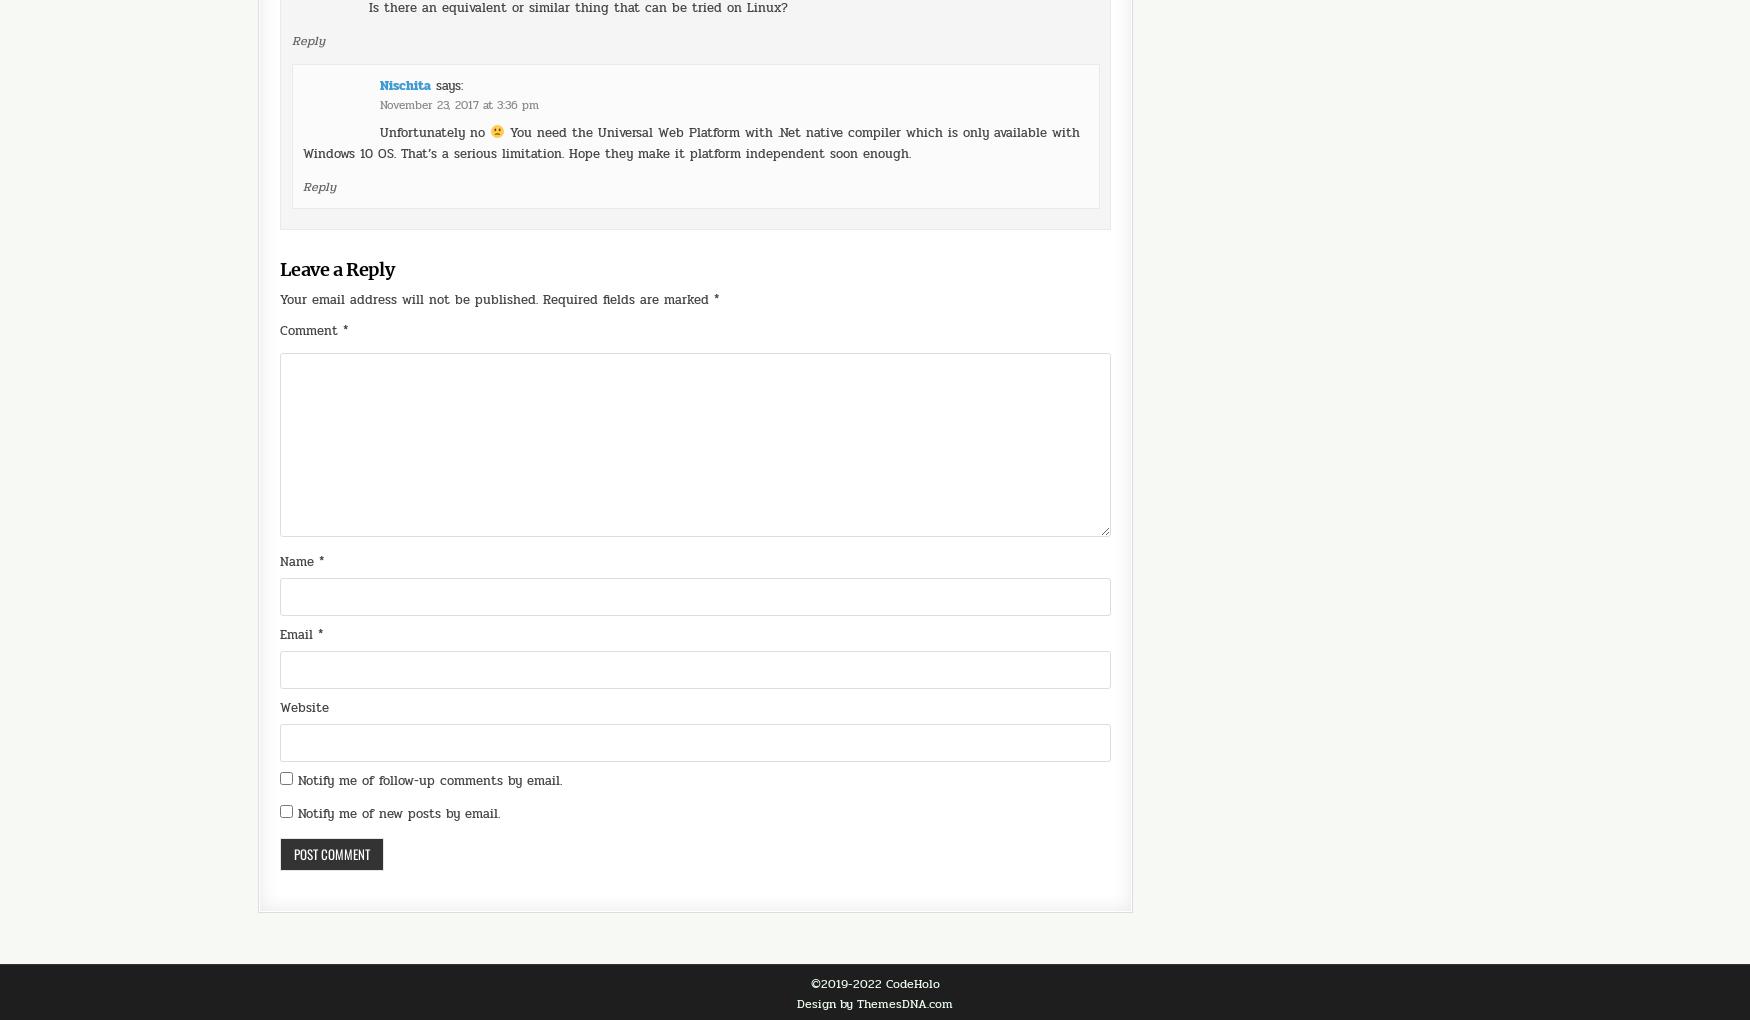 This screenshot has height=1020, width=1750. What do you see at coordinates (279, 243) in the screenshot?
I see `'Your email address will not be published.'` at bounding box center [279, 243].